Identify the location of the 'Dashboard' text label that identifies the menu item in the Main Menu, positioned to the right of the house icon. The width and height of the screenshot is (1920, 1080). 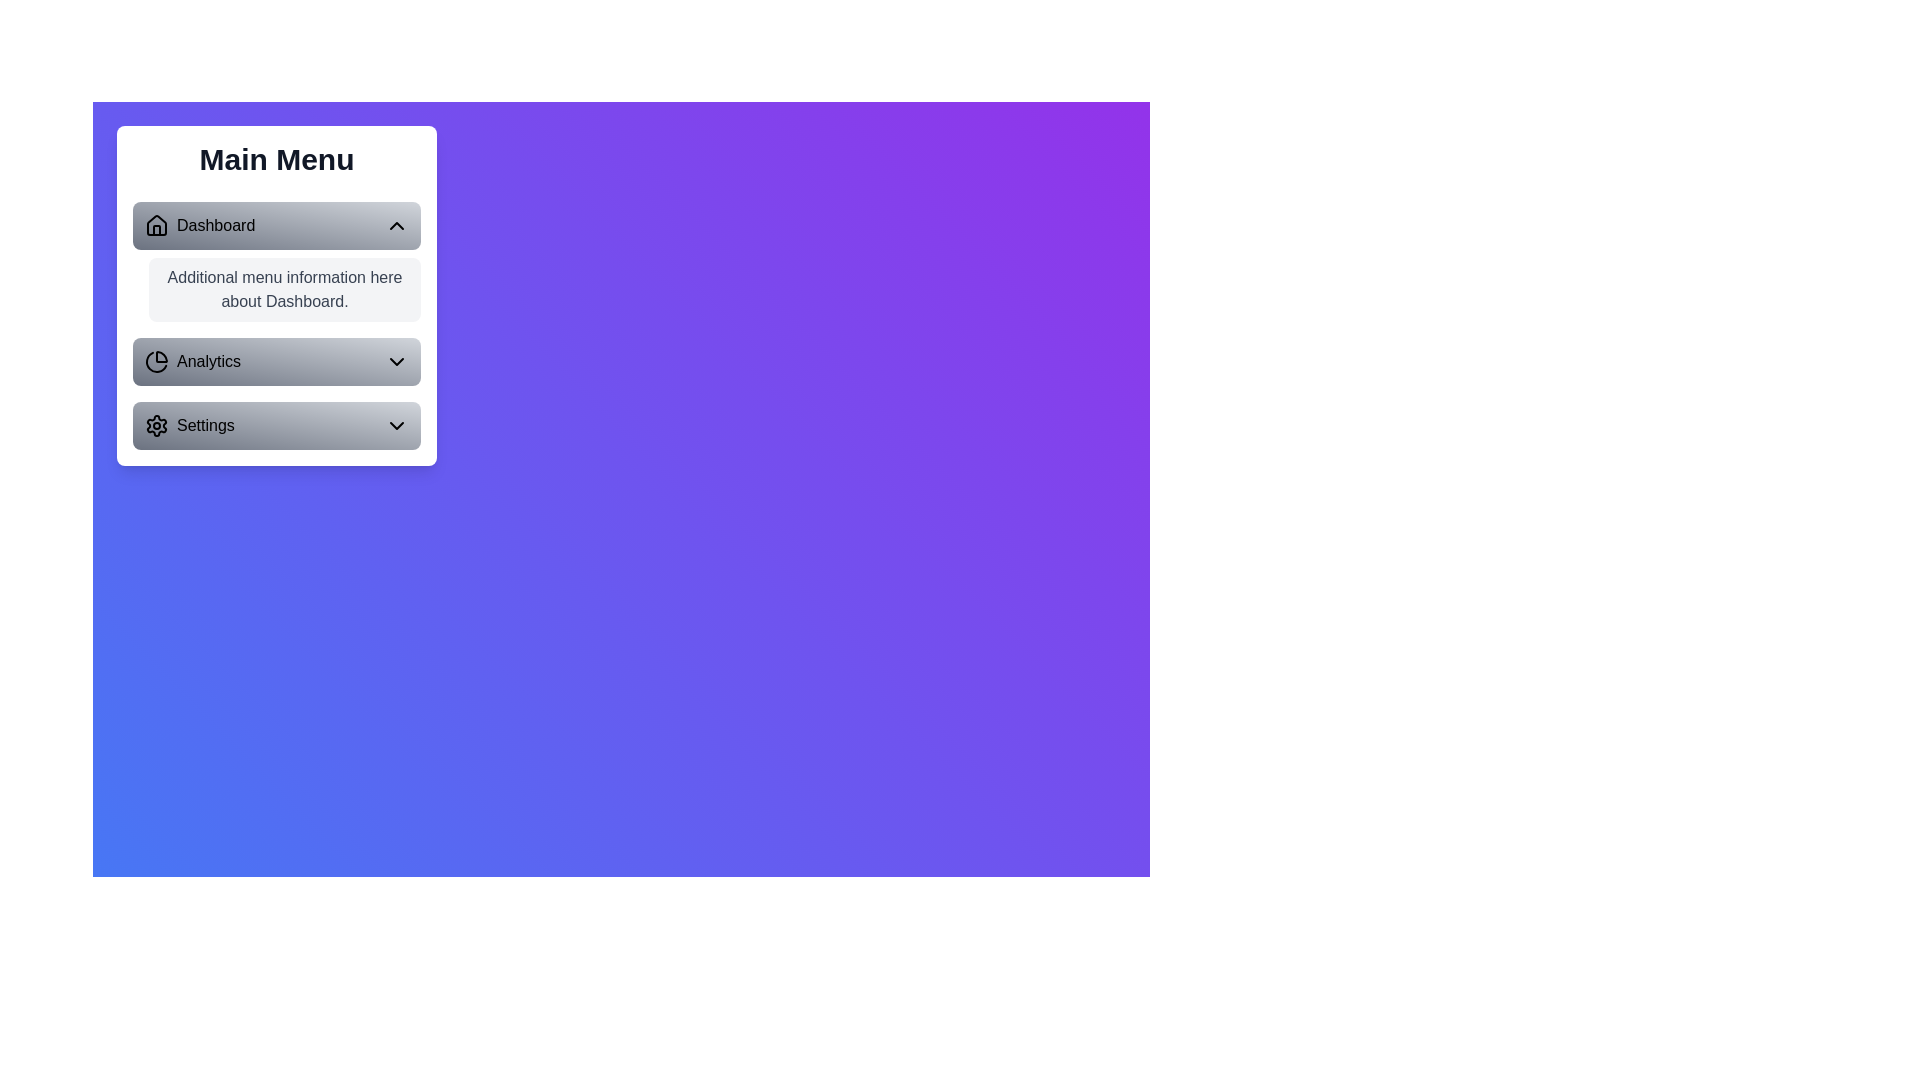
(216, 225).